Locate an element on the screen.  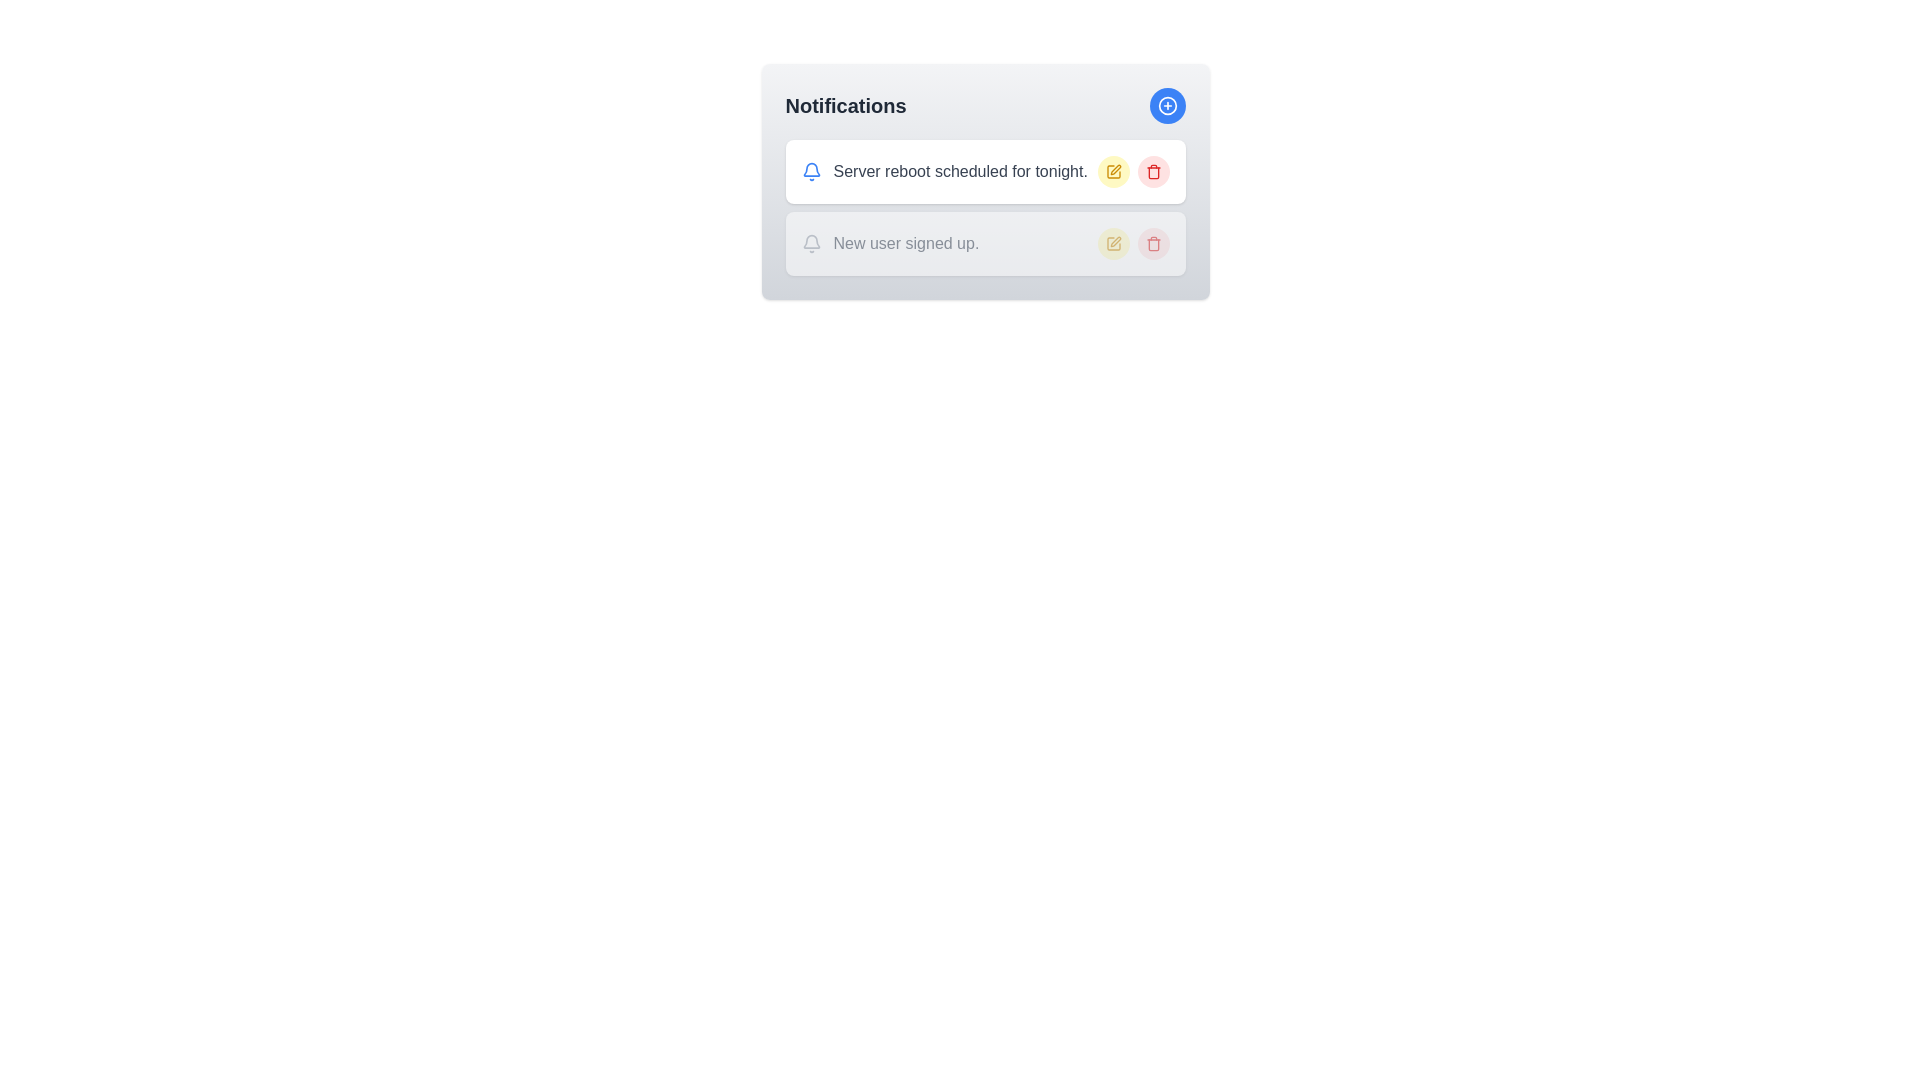
the Text Label displaying 'Server reboot scheduled for tonight.' positioned beside the blue notification bell icon in the notifications list is located at coordinates (943, 171).